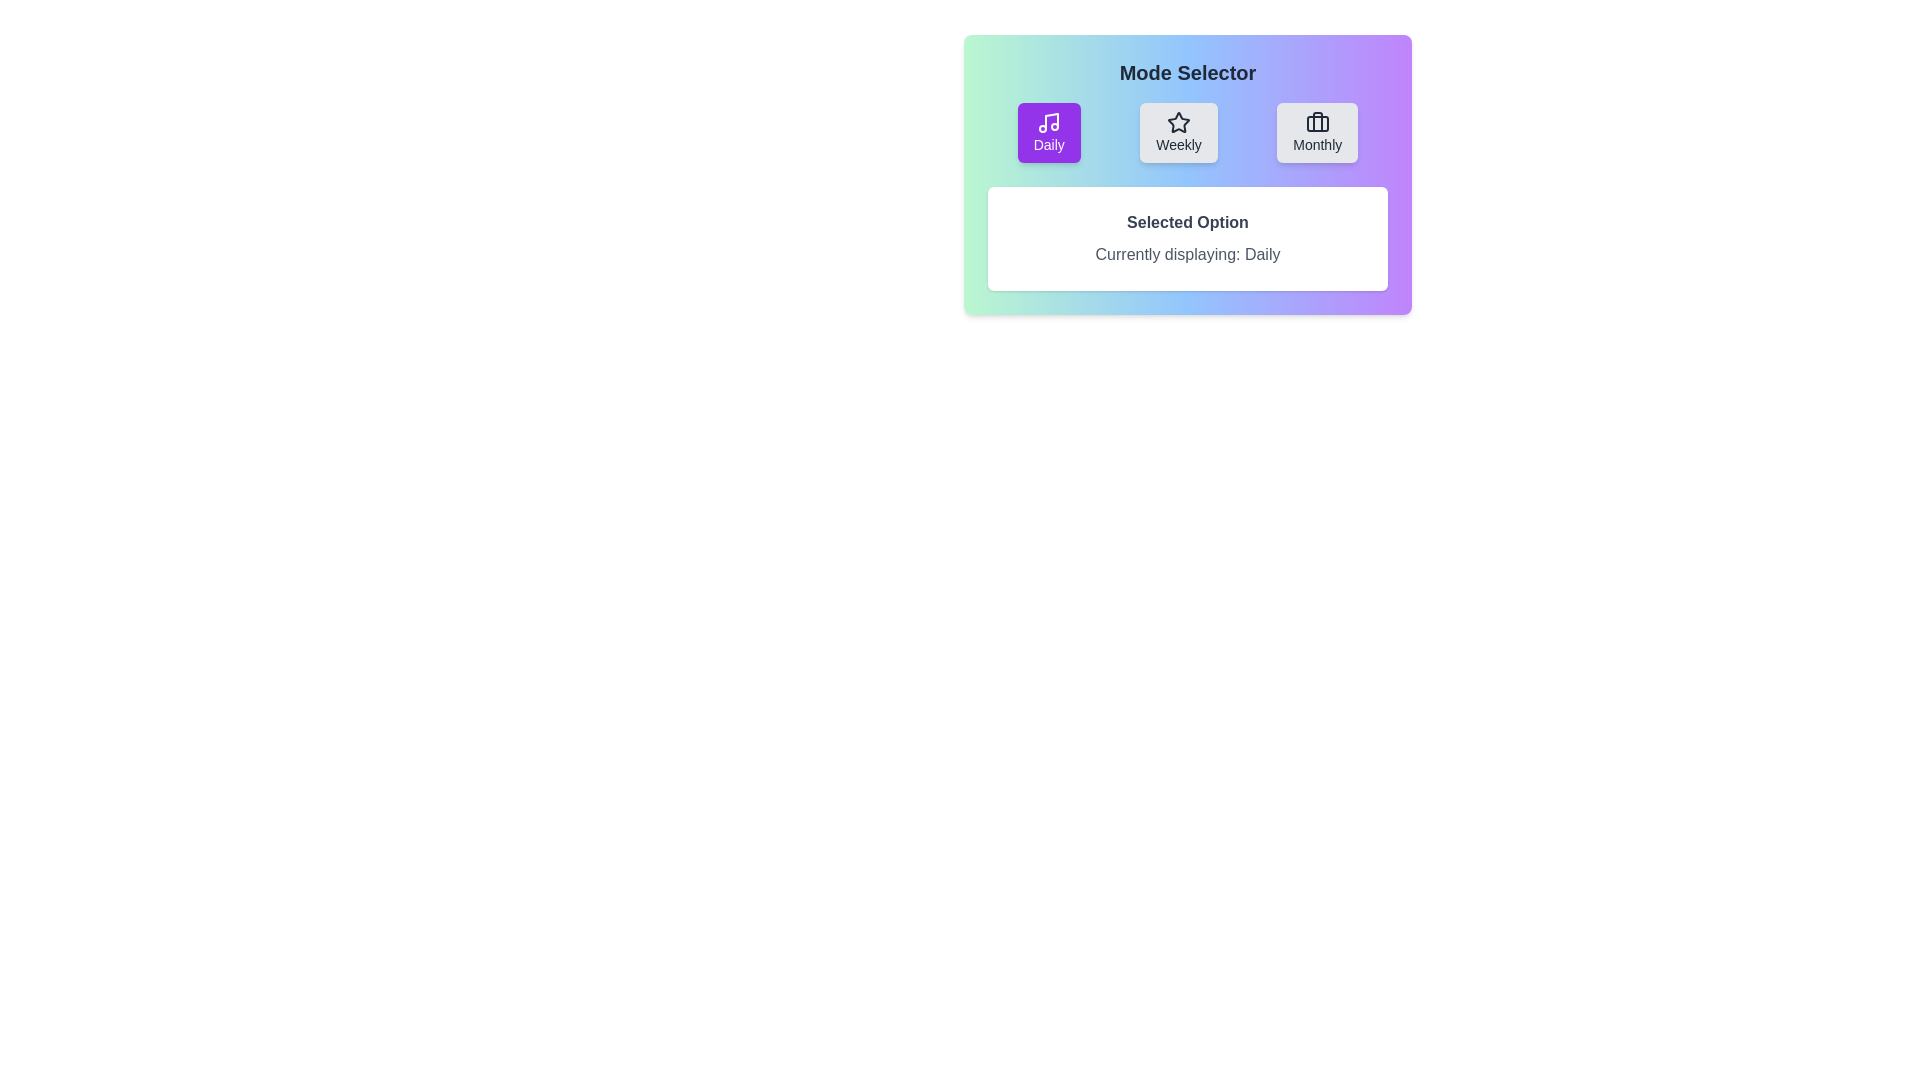 This screenshot has height=1080, width=1920. I want to click on the star outline graphical icon located at the top-center part of the interface, so click(1179, 122).